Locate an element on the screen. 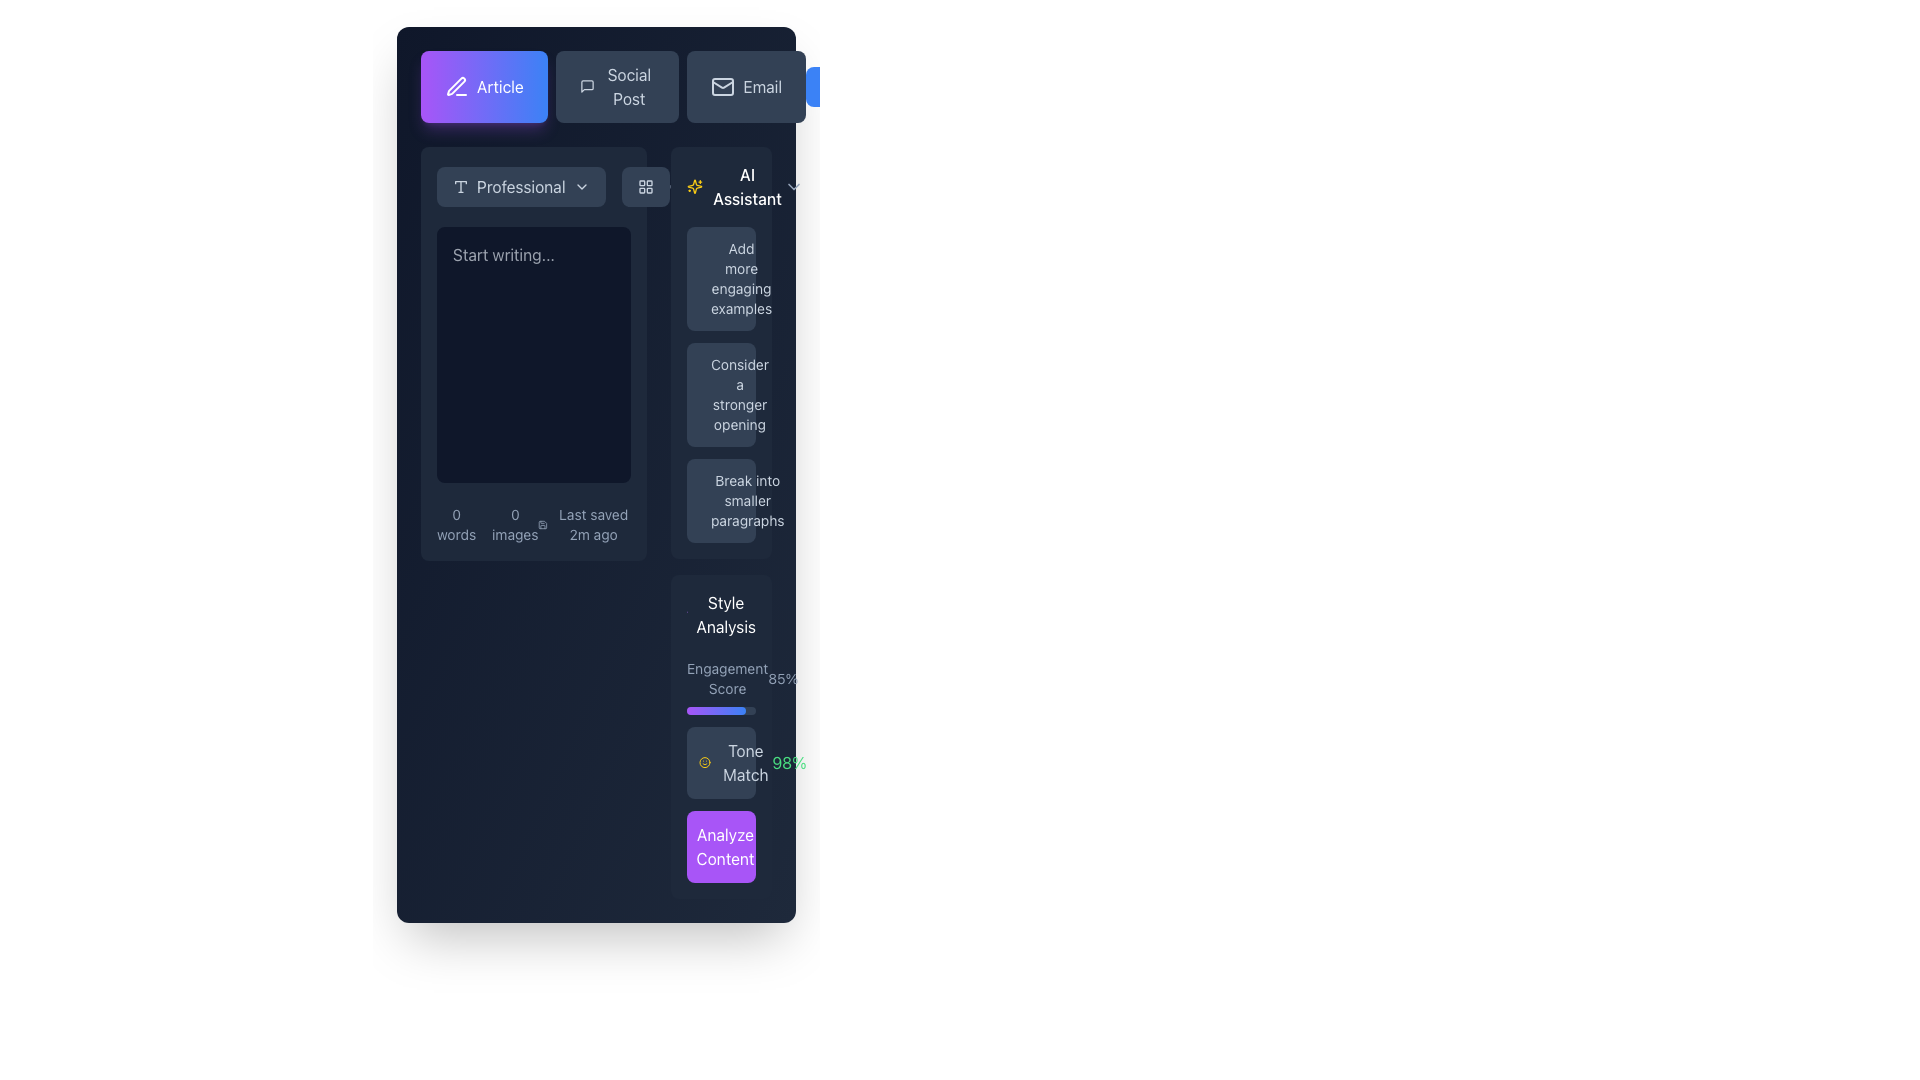  the text label of the button that identifies its purpose for managing social posts, located between the 'Article' and 'Email' buttons is located at coordinates (628, 86).